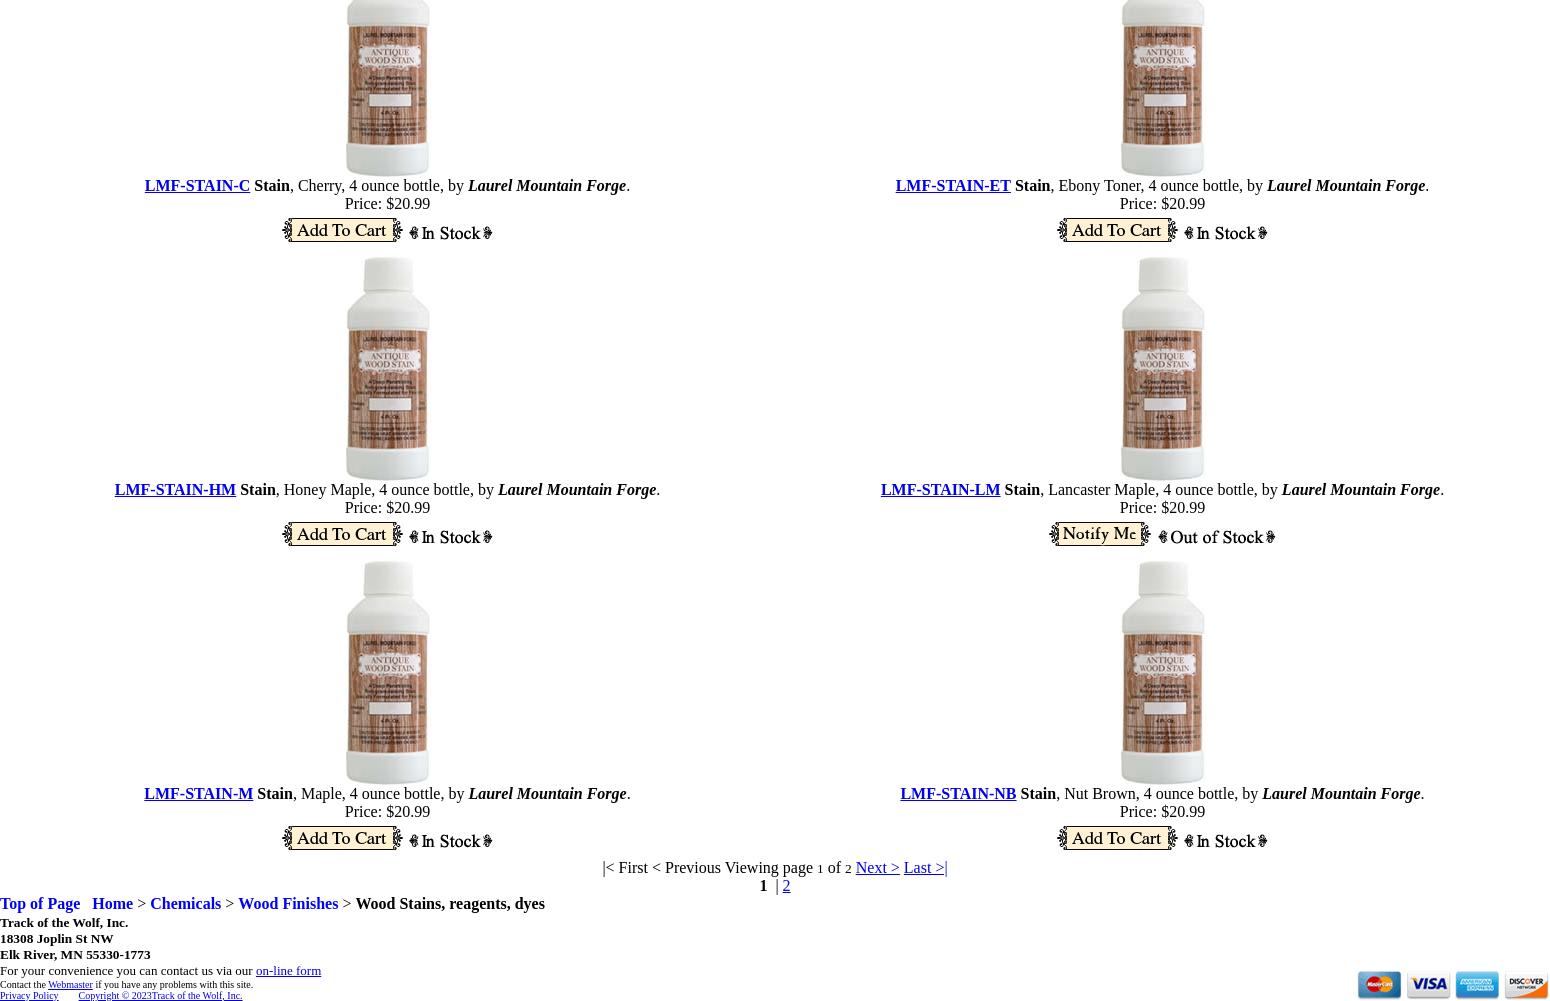 Image resolution: width=1550 pixels, height=1001 pixels. Describe the element at coordinates (1159, 488) in the screenshot. I see `',
Lancaster Maple,
4 ounce bottle,
by'` at that location.